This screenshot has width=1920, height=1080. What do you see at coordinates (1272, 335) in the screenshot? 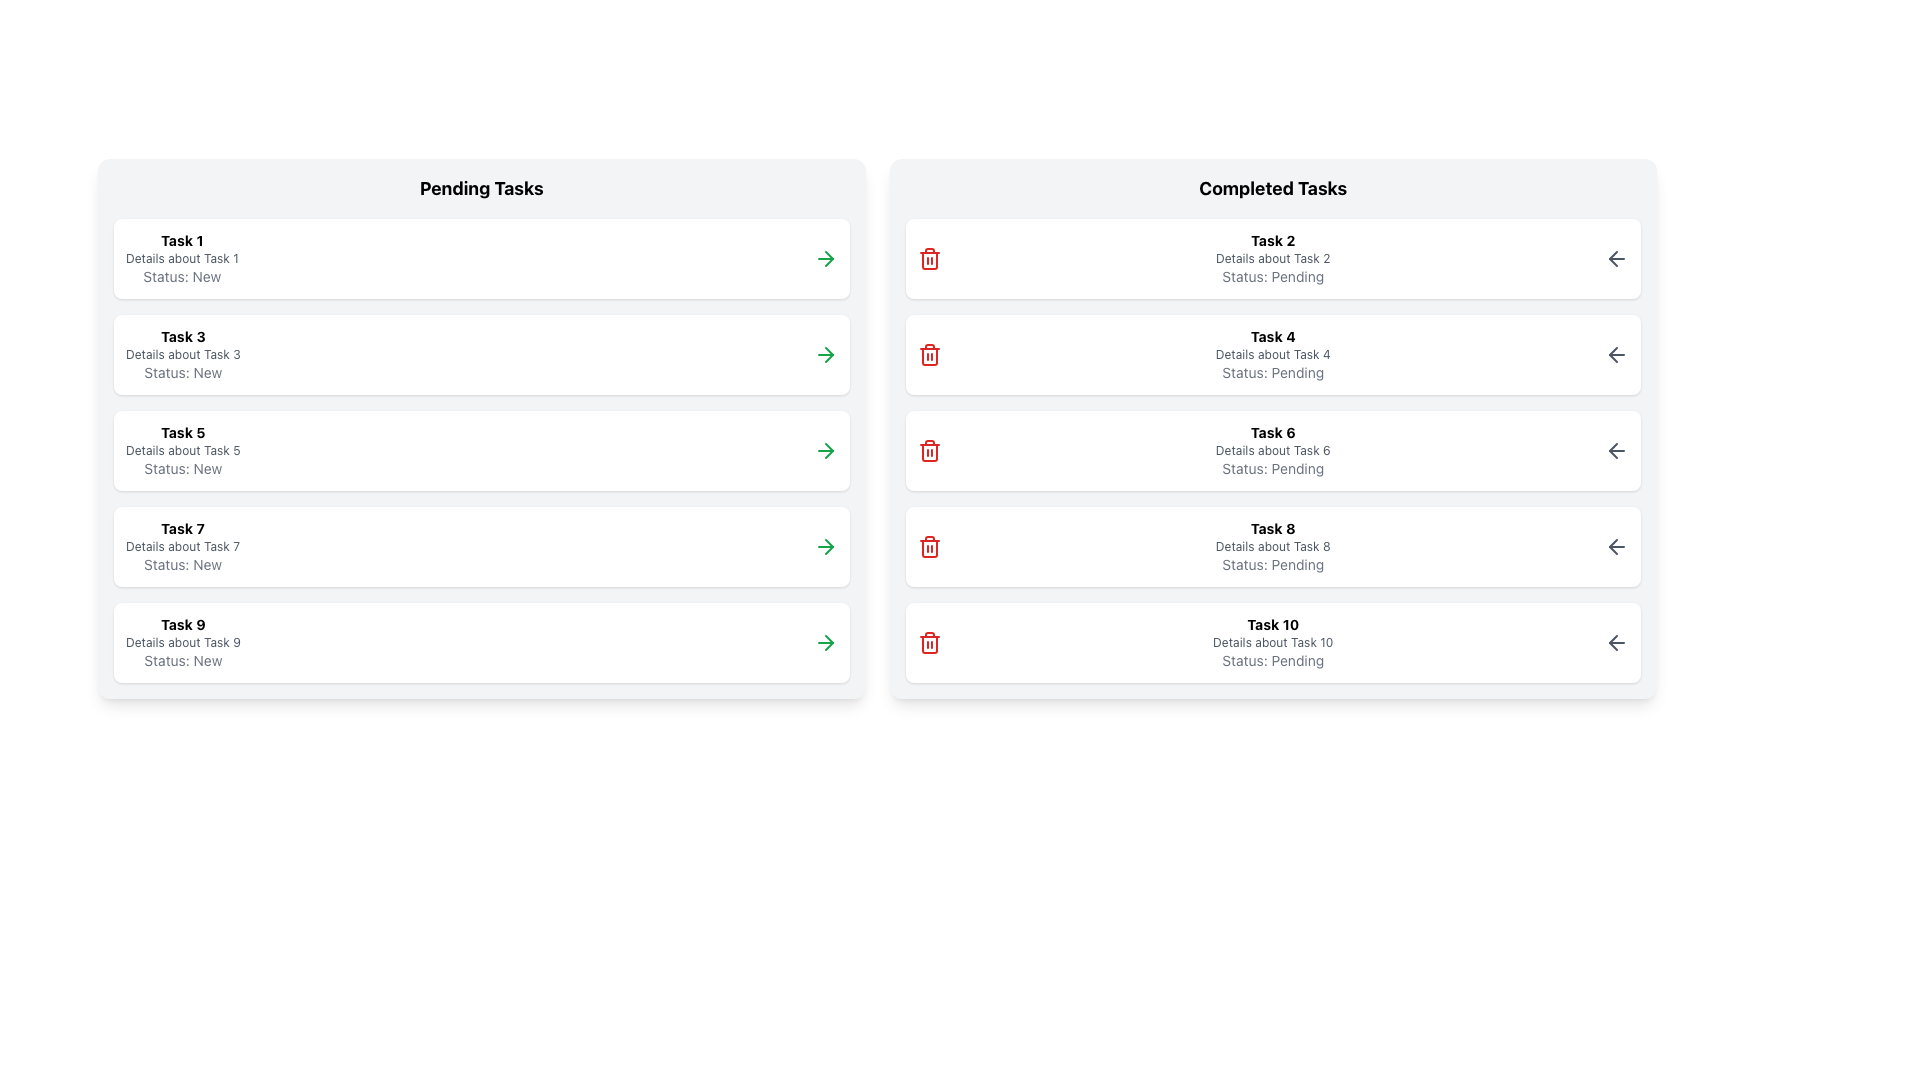
I see `text displayed in the bold 'Task 4' label, which is the first line of text in the second card under 'Completed Tasks' in the right-hand column` at bounding box center [1272, 335].